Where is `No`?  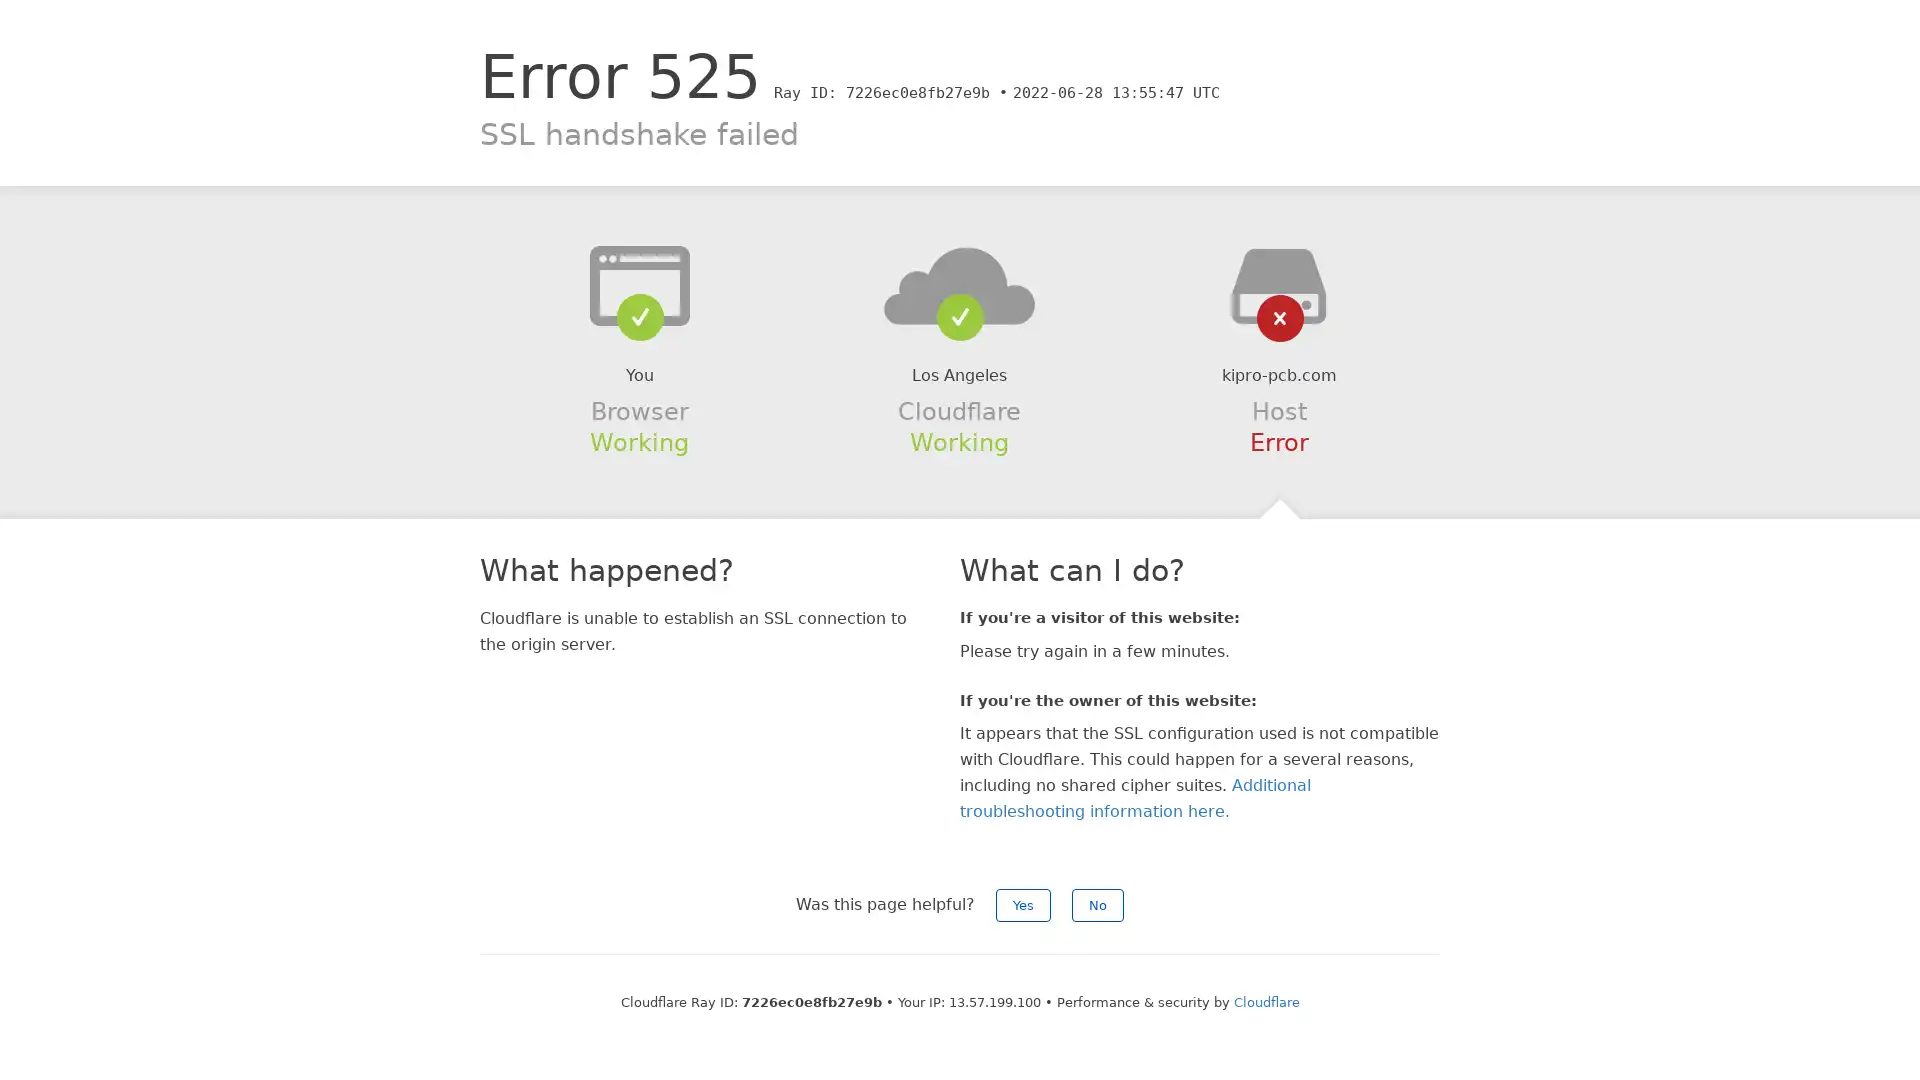
No is located at coordinates (1097, 905).